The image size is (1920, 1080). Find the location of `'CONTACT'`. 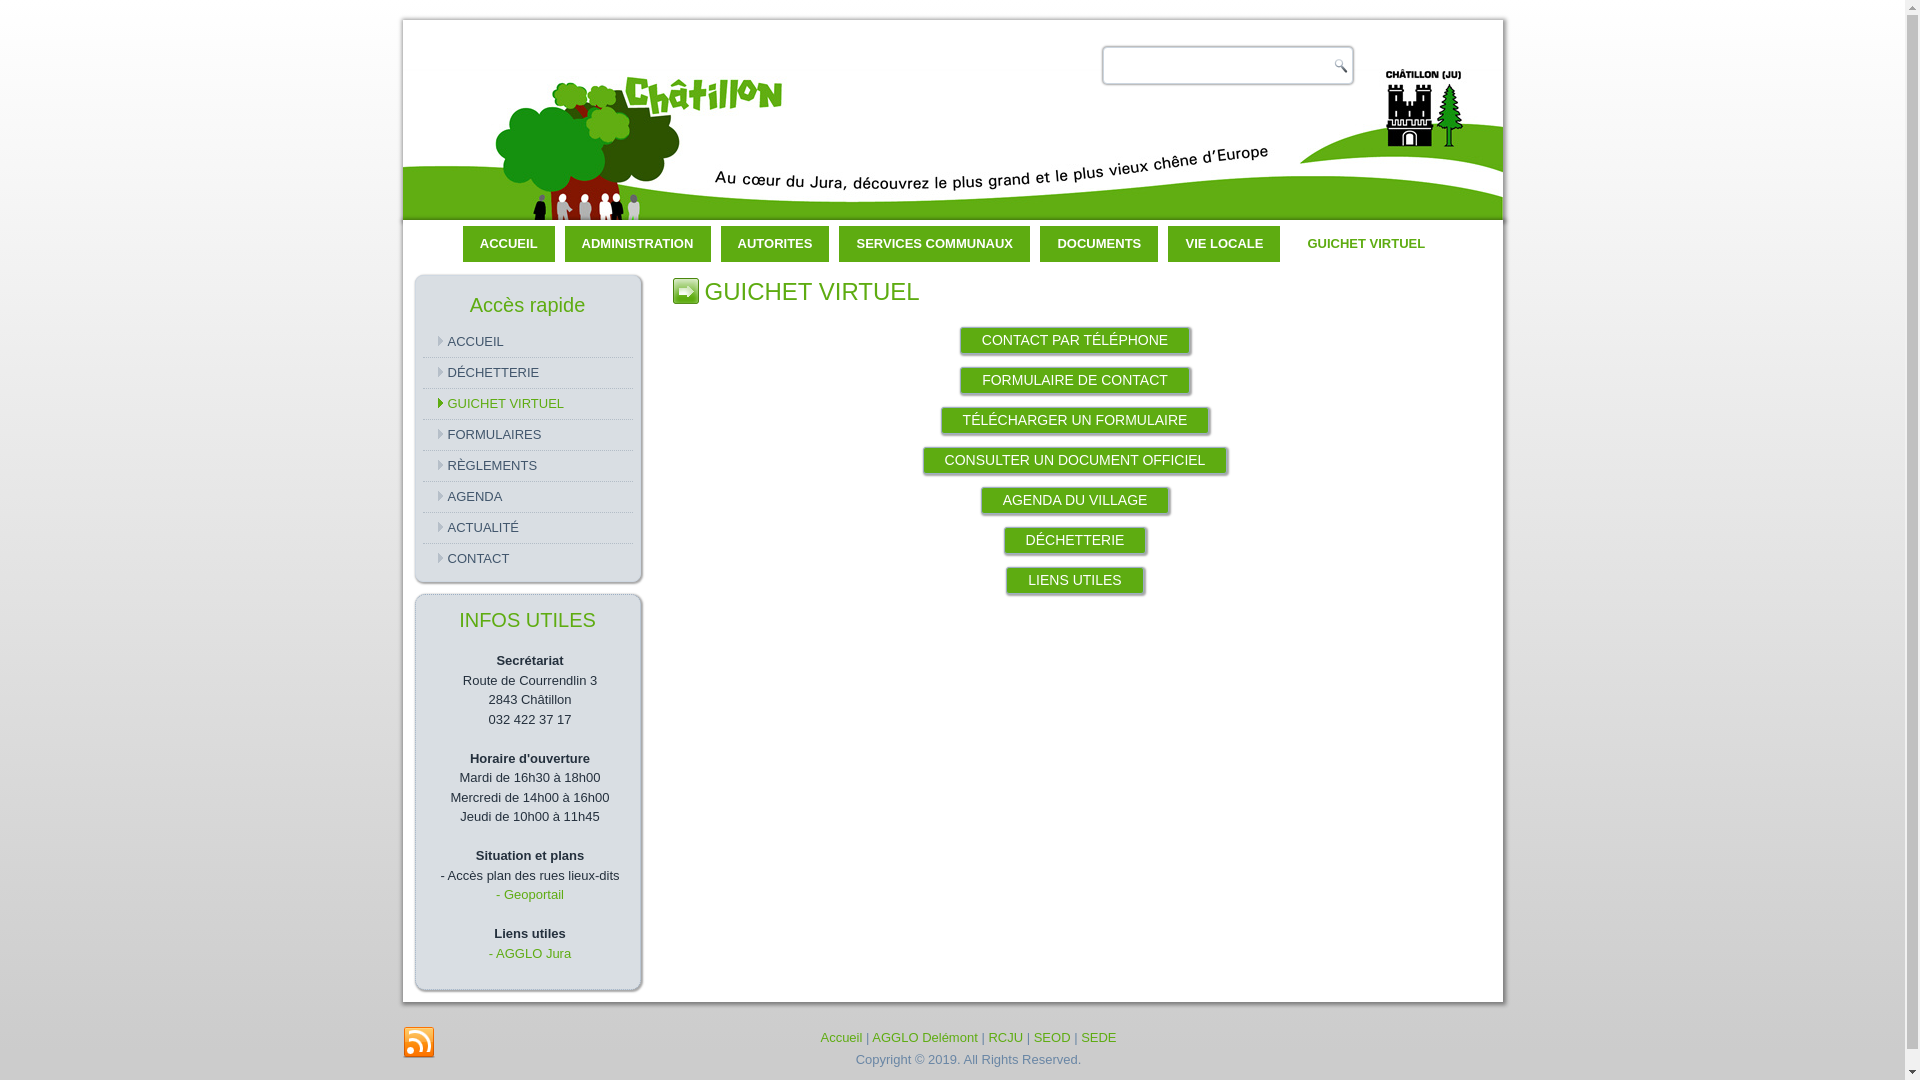

'CONTACT' is located at coordinates (527, 559).